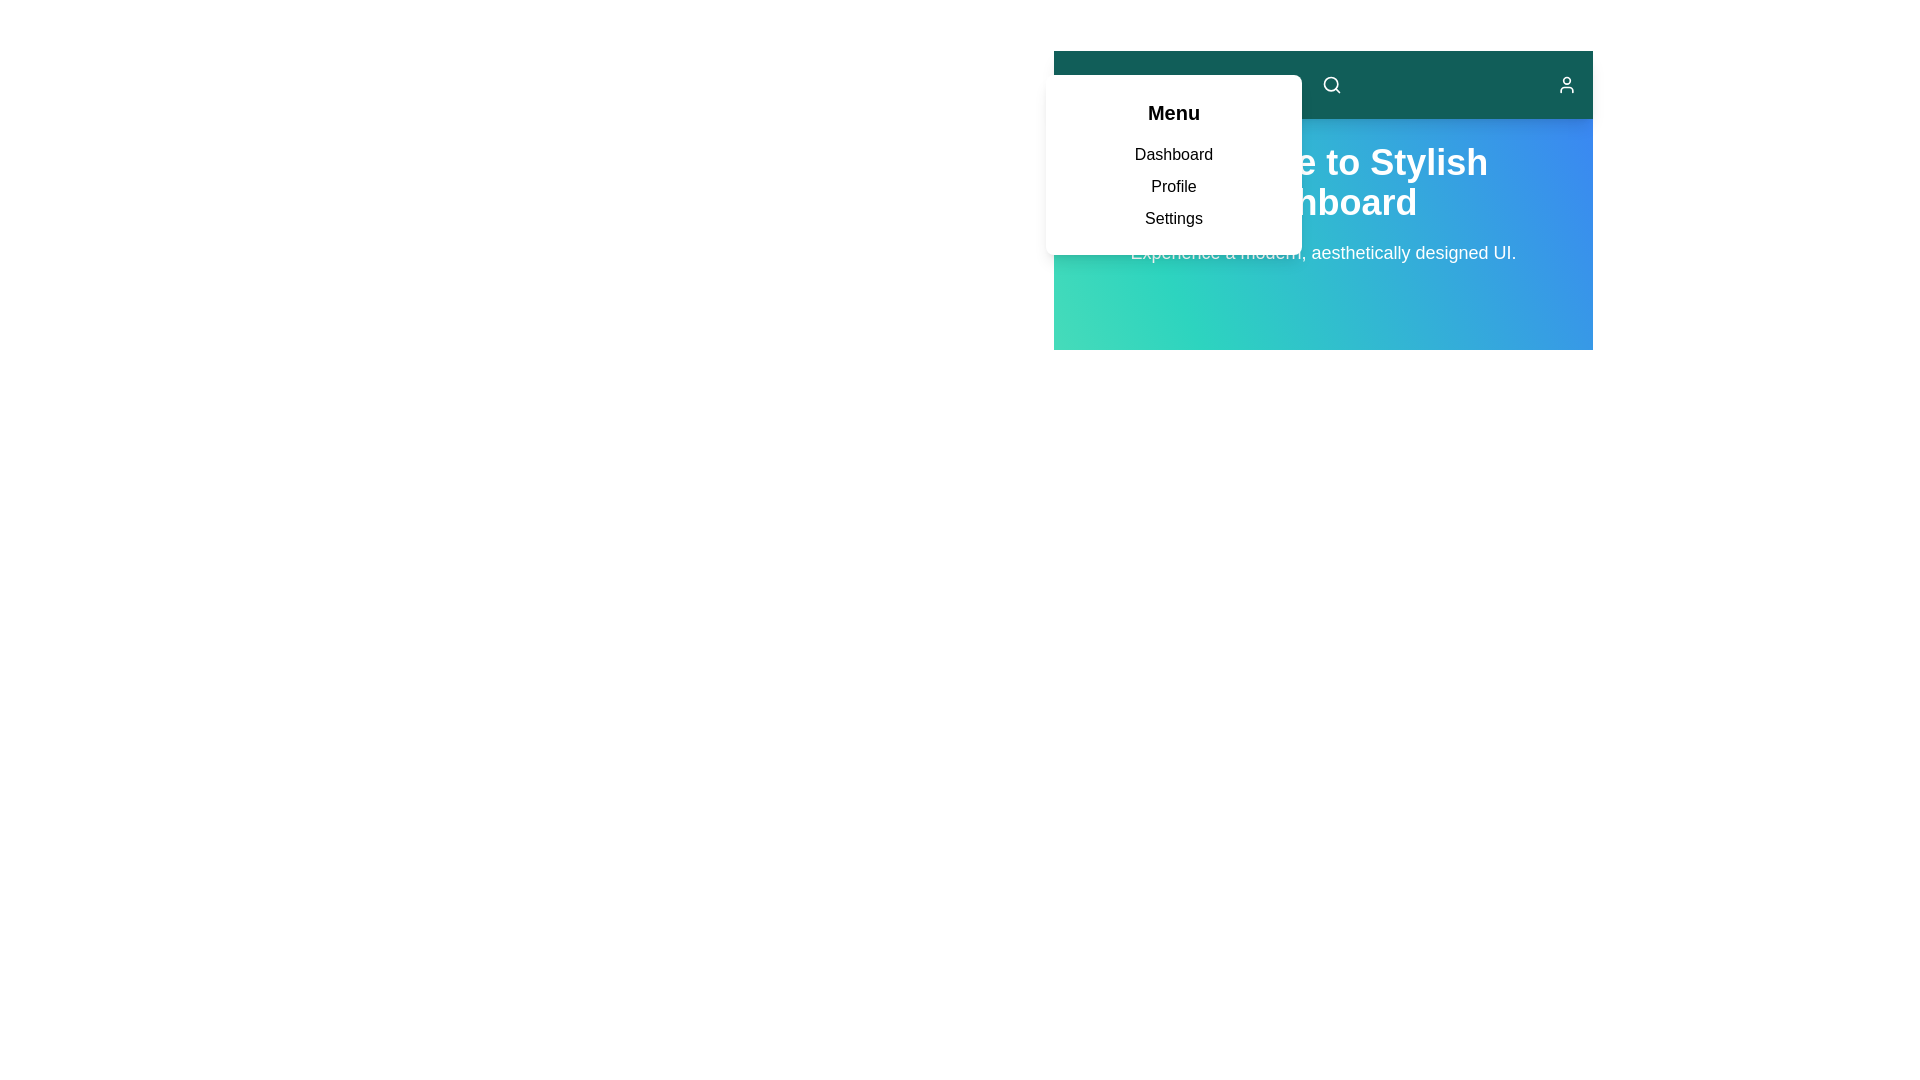 The height and width of the screenshot is (1080, 1920). I want to click on menu button to toggle the menu visibility, so click(1087, 83).